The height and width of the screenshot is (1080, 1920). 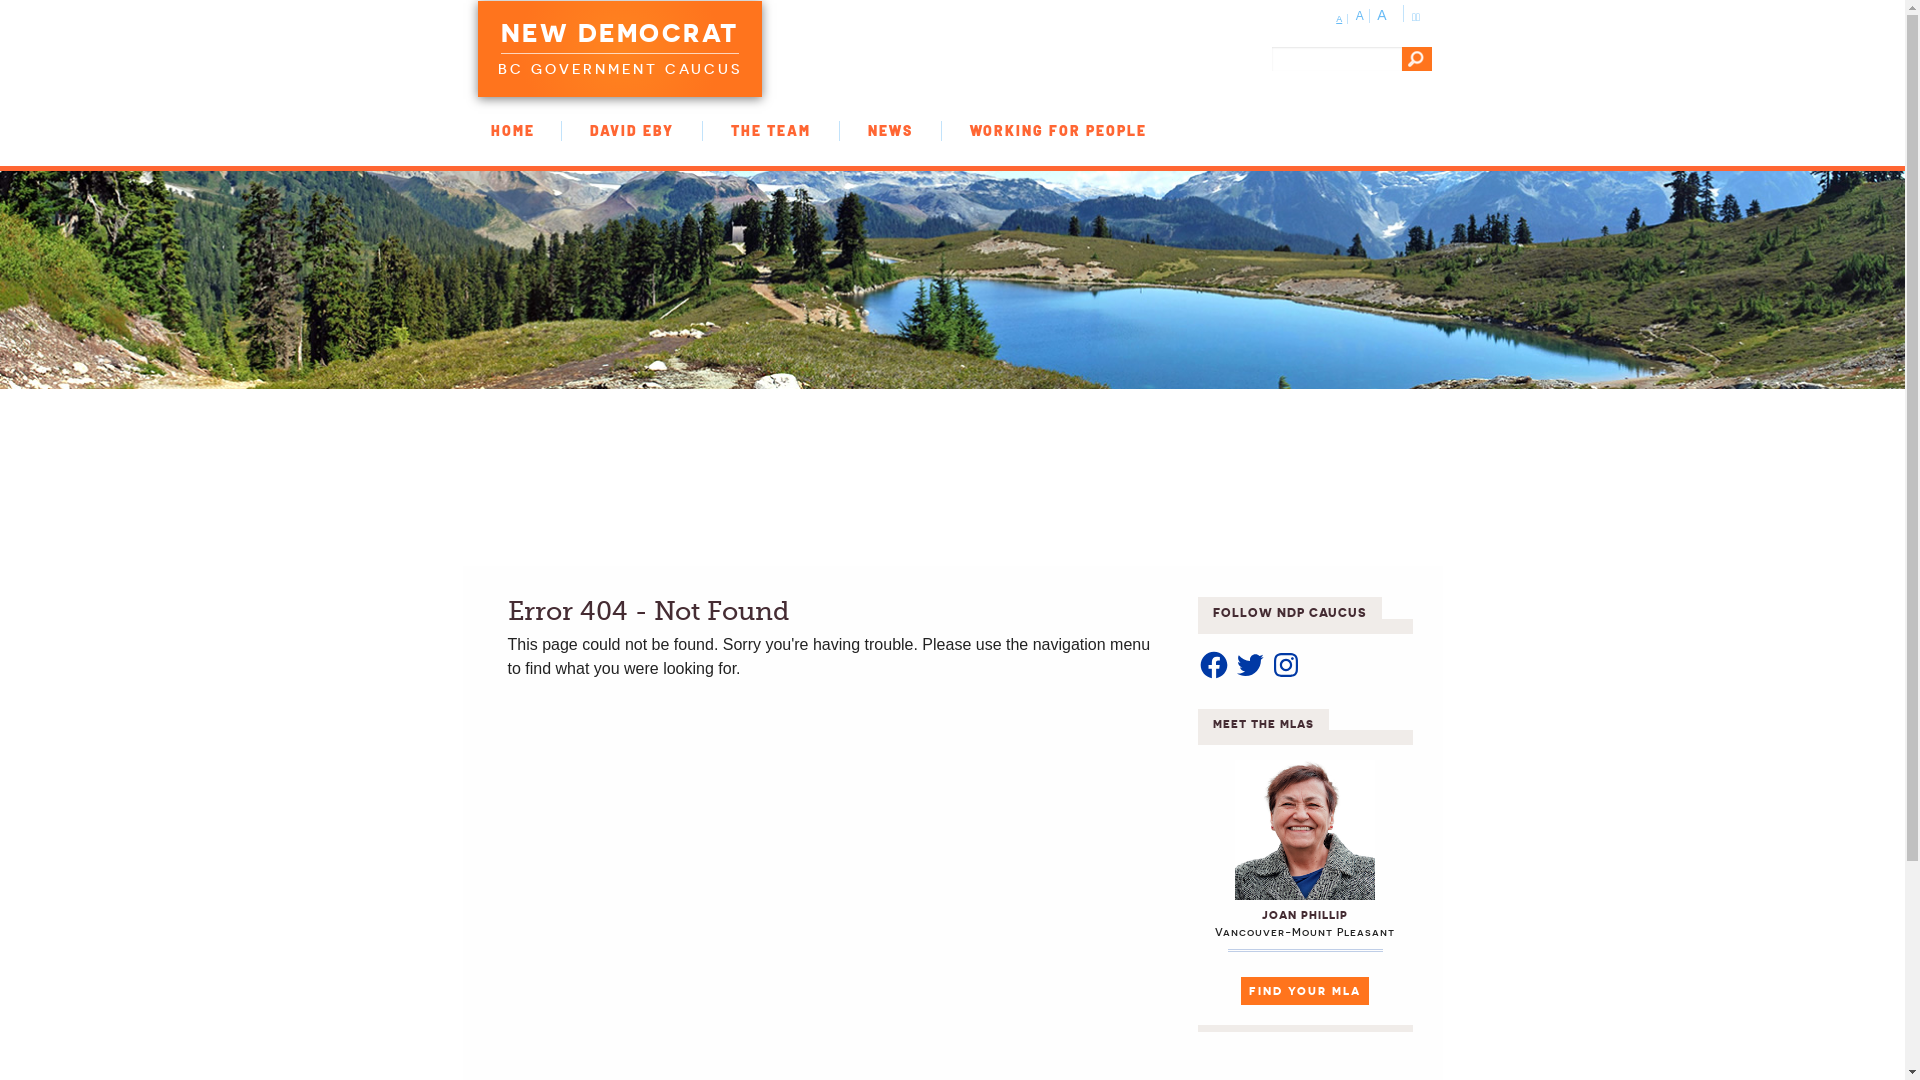 What do you see at coordinates (1382, 15) in the screenshot?
I see `'A'` at bounding box center [1382, 15].